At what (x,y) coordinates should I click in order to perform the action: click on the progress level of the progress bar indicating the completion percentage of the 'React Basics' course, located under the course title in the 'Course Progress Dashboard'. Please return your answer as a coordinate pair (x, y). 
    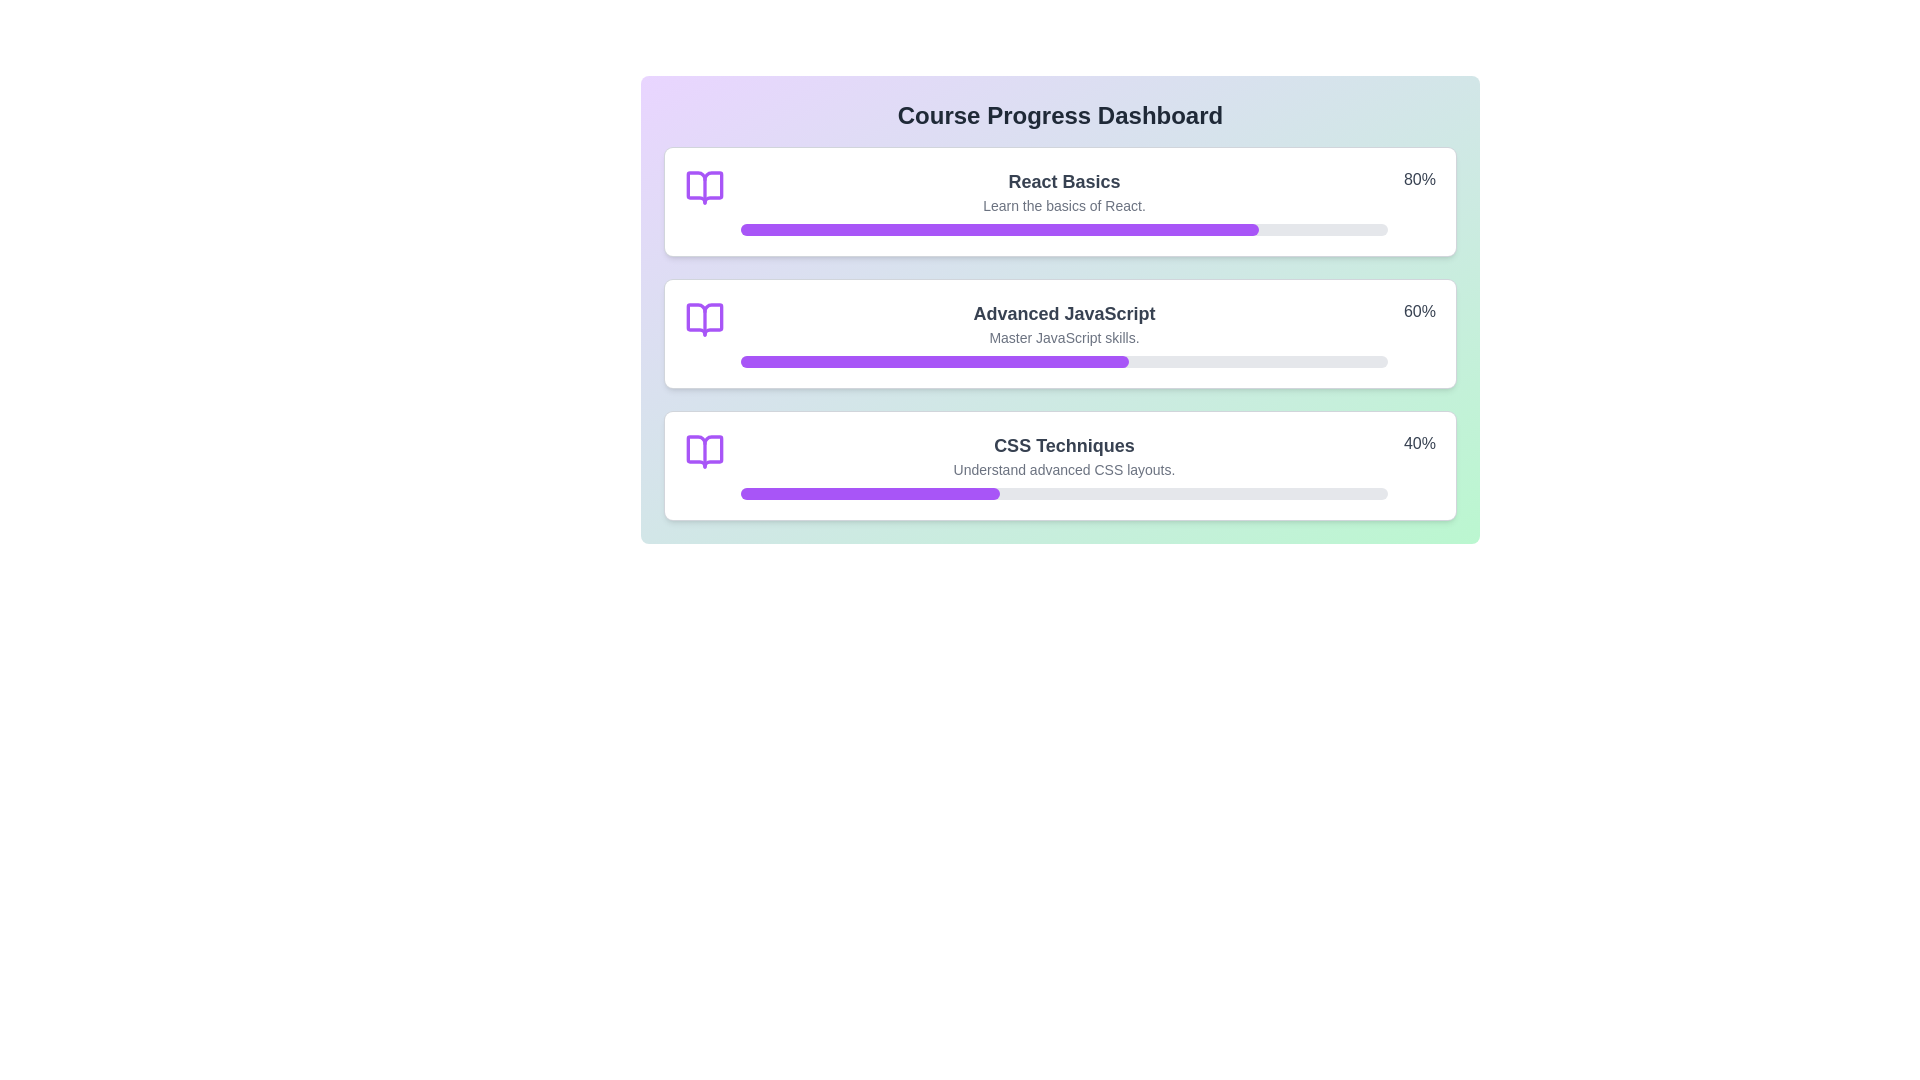
    Looking at the image, I should click on (999, 229).